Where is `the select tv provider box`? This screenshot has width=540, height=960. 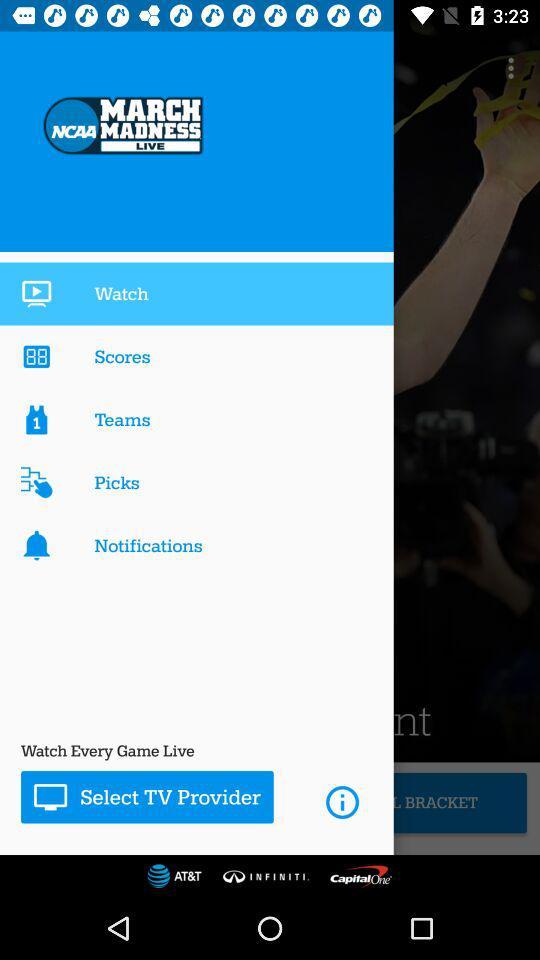 the select tv provider box is located at coordinates (146, 797).